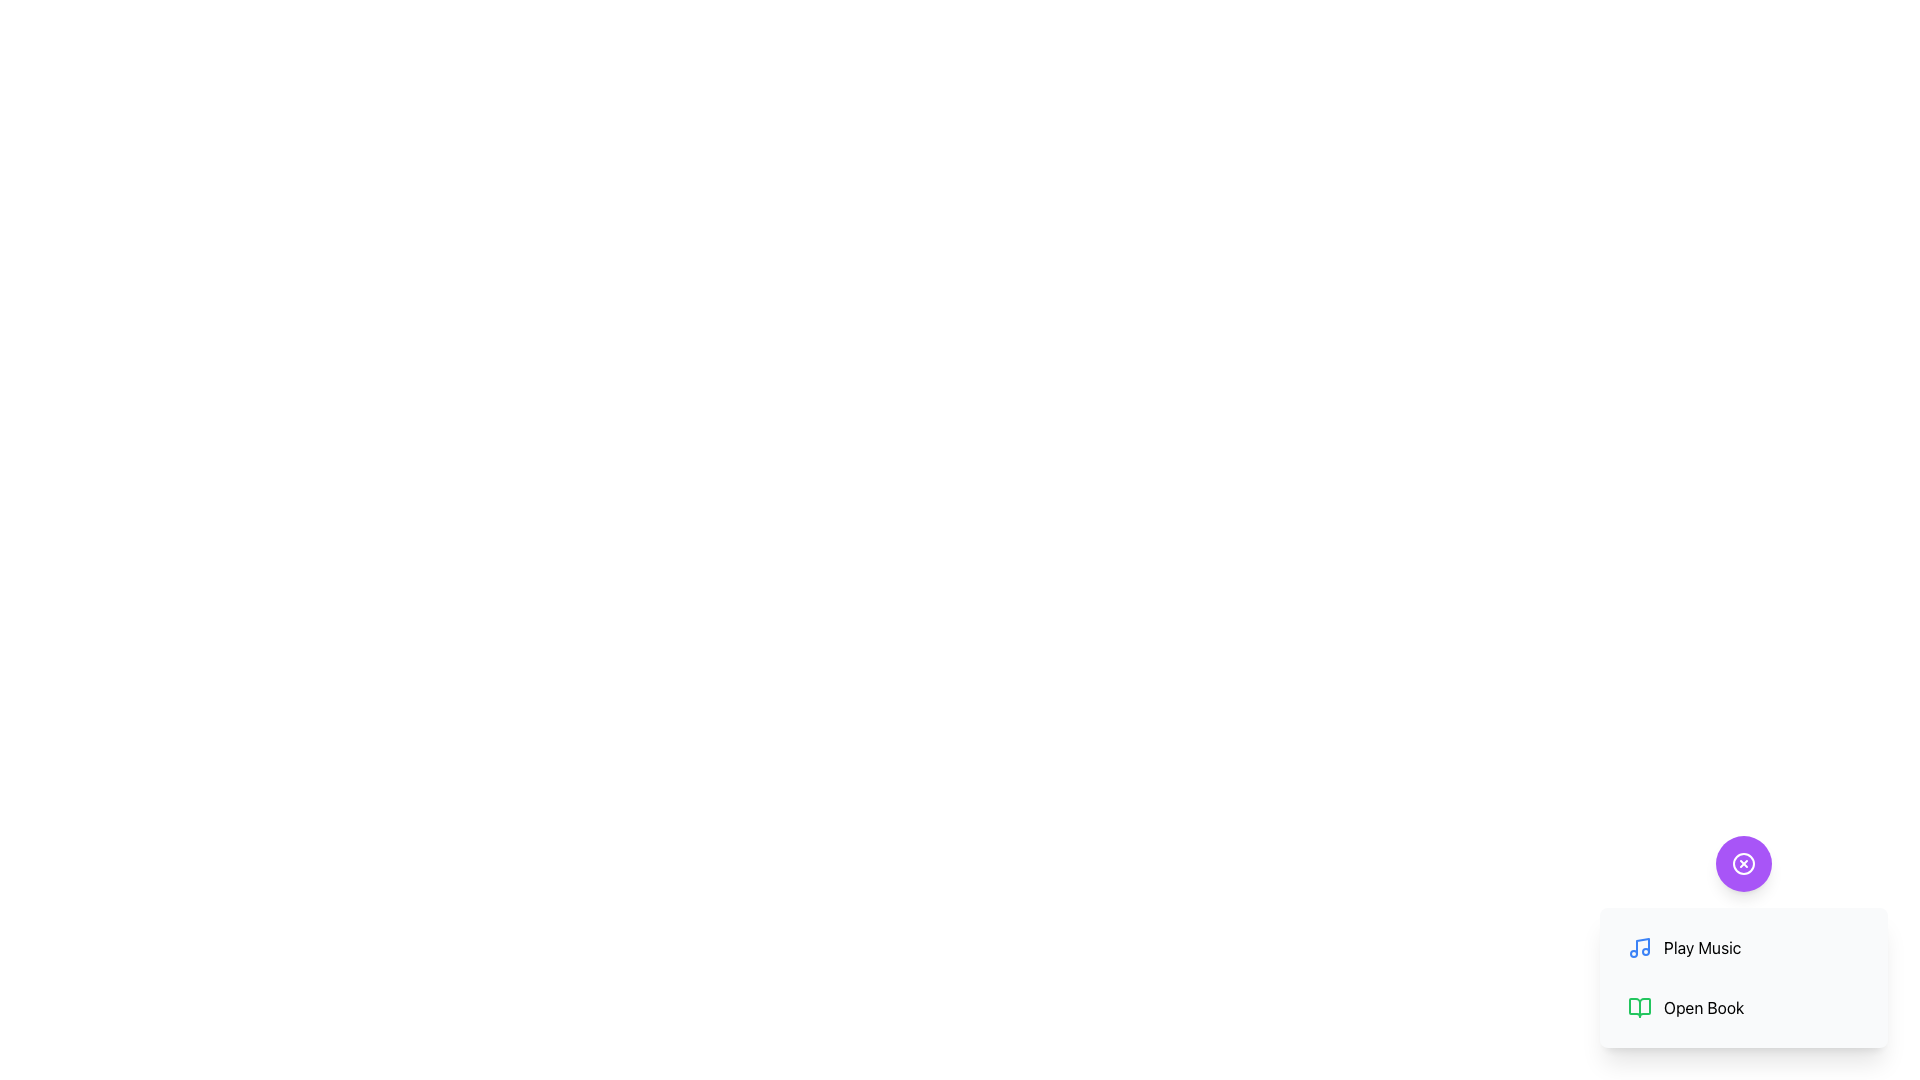 The image size is (1920, 1080). I want to click on the first interactive row in the popup menu that allows users to play music, located at the bottom-right corner of the viewport, directly below a circular purple button, so click(1742, 941).